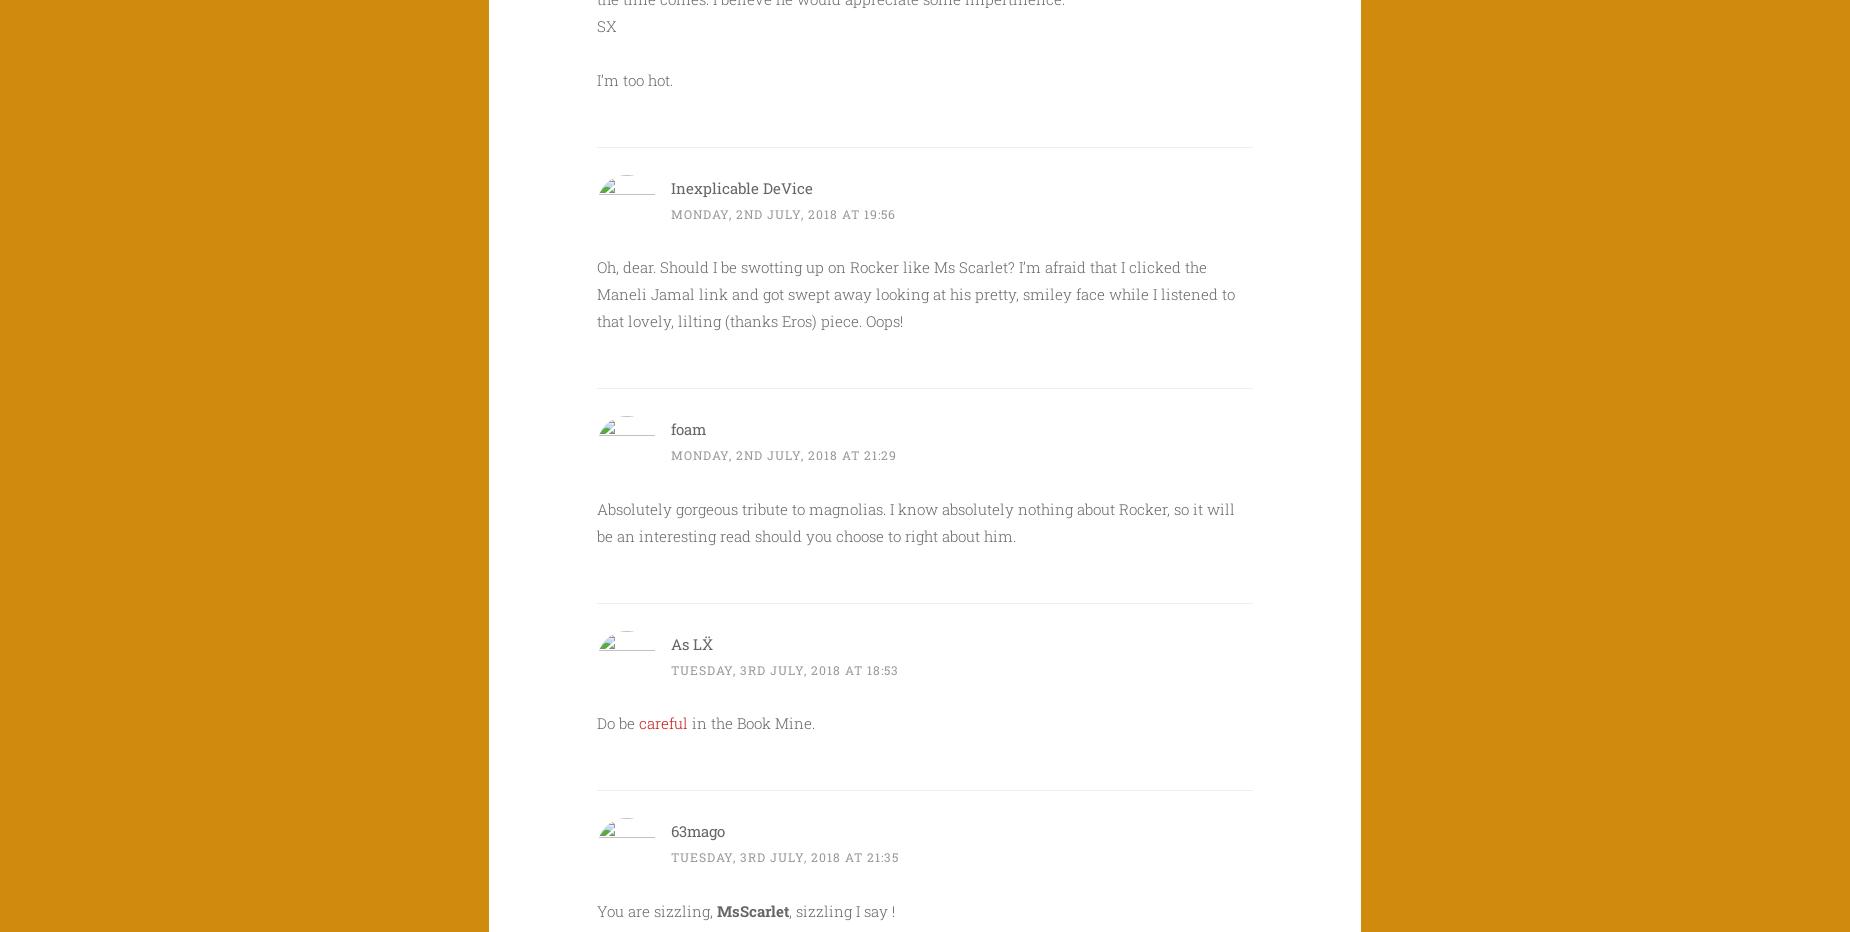 The width and height of the screenshot is (1850, 932). Describe the element at coordinates (656, 910) in the screenshot. I see `'You are sizzling,'` at that location.